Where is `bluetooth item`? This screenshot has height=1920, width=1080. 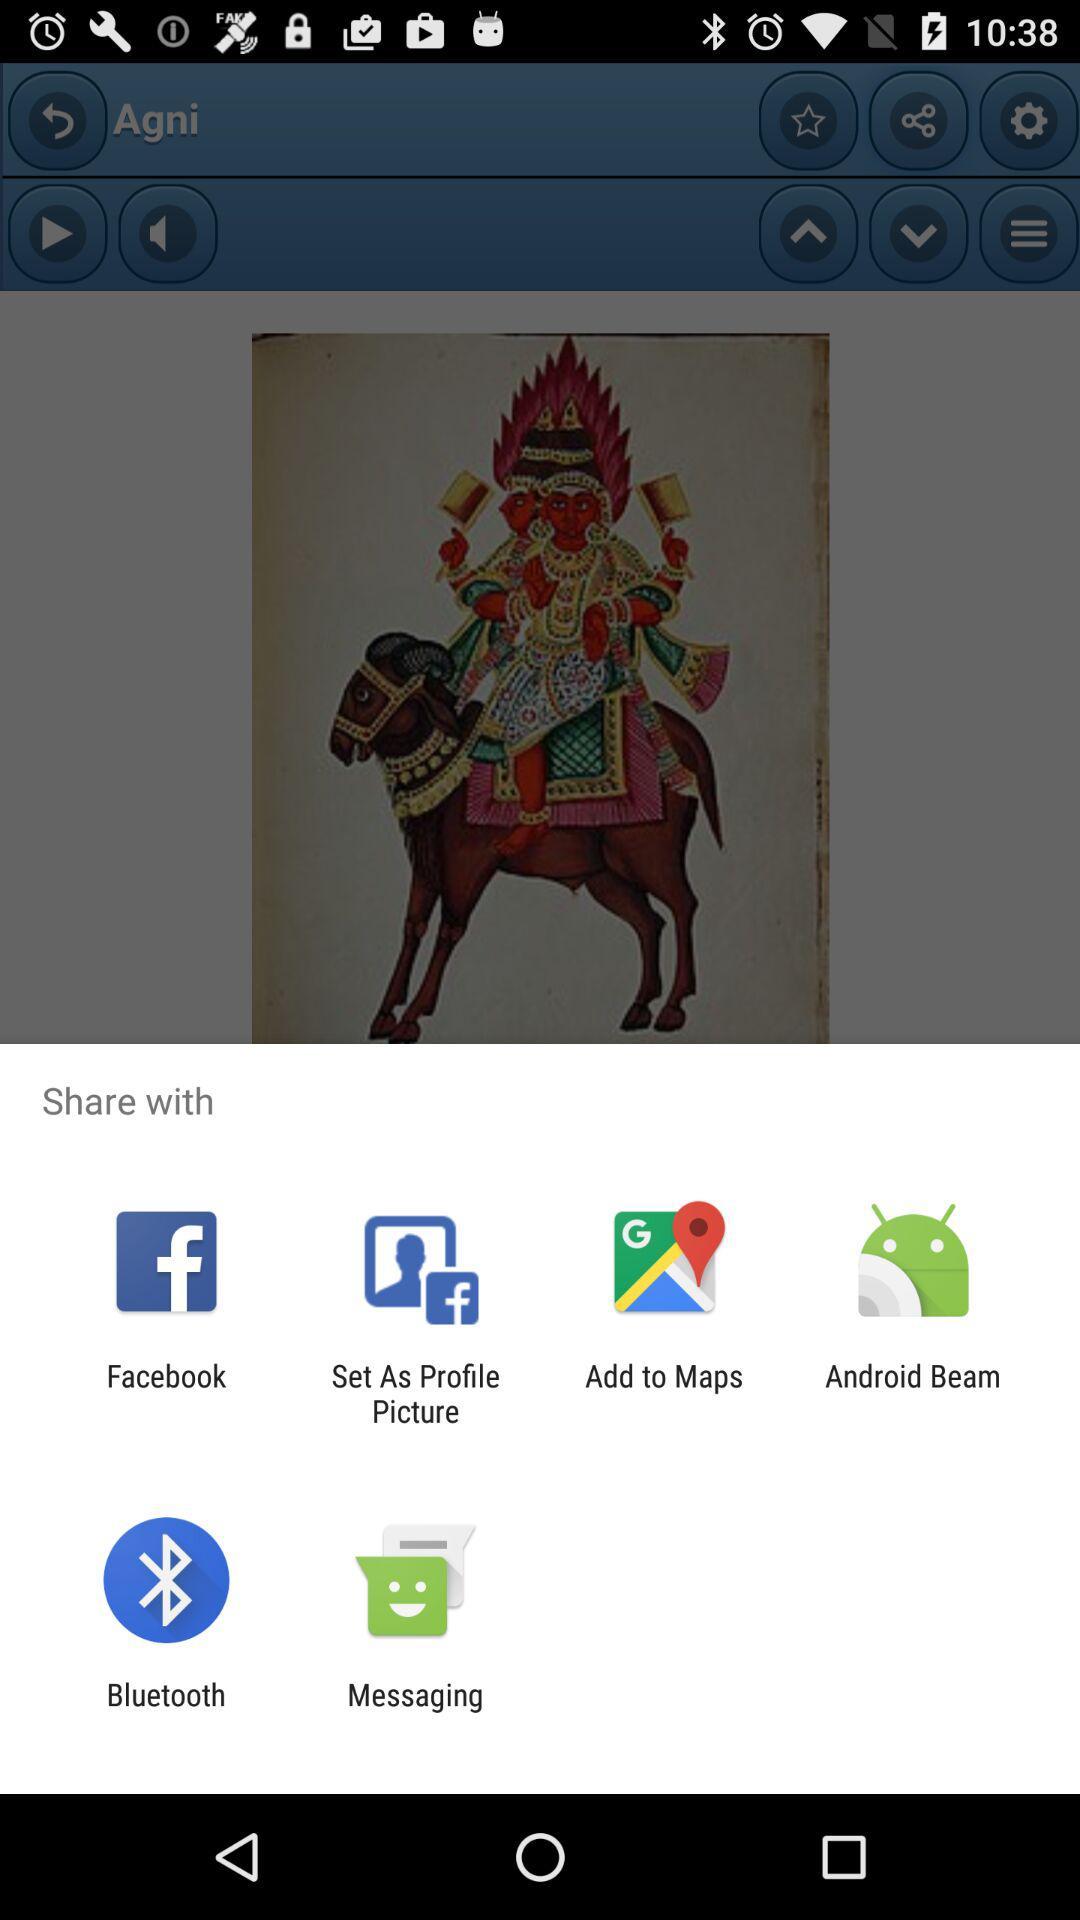
bluetooth item is located at coordinates (165, 1711).